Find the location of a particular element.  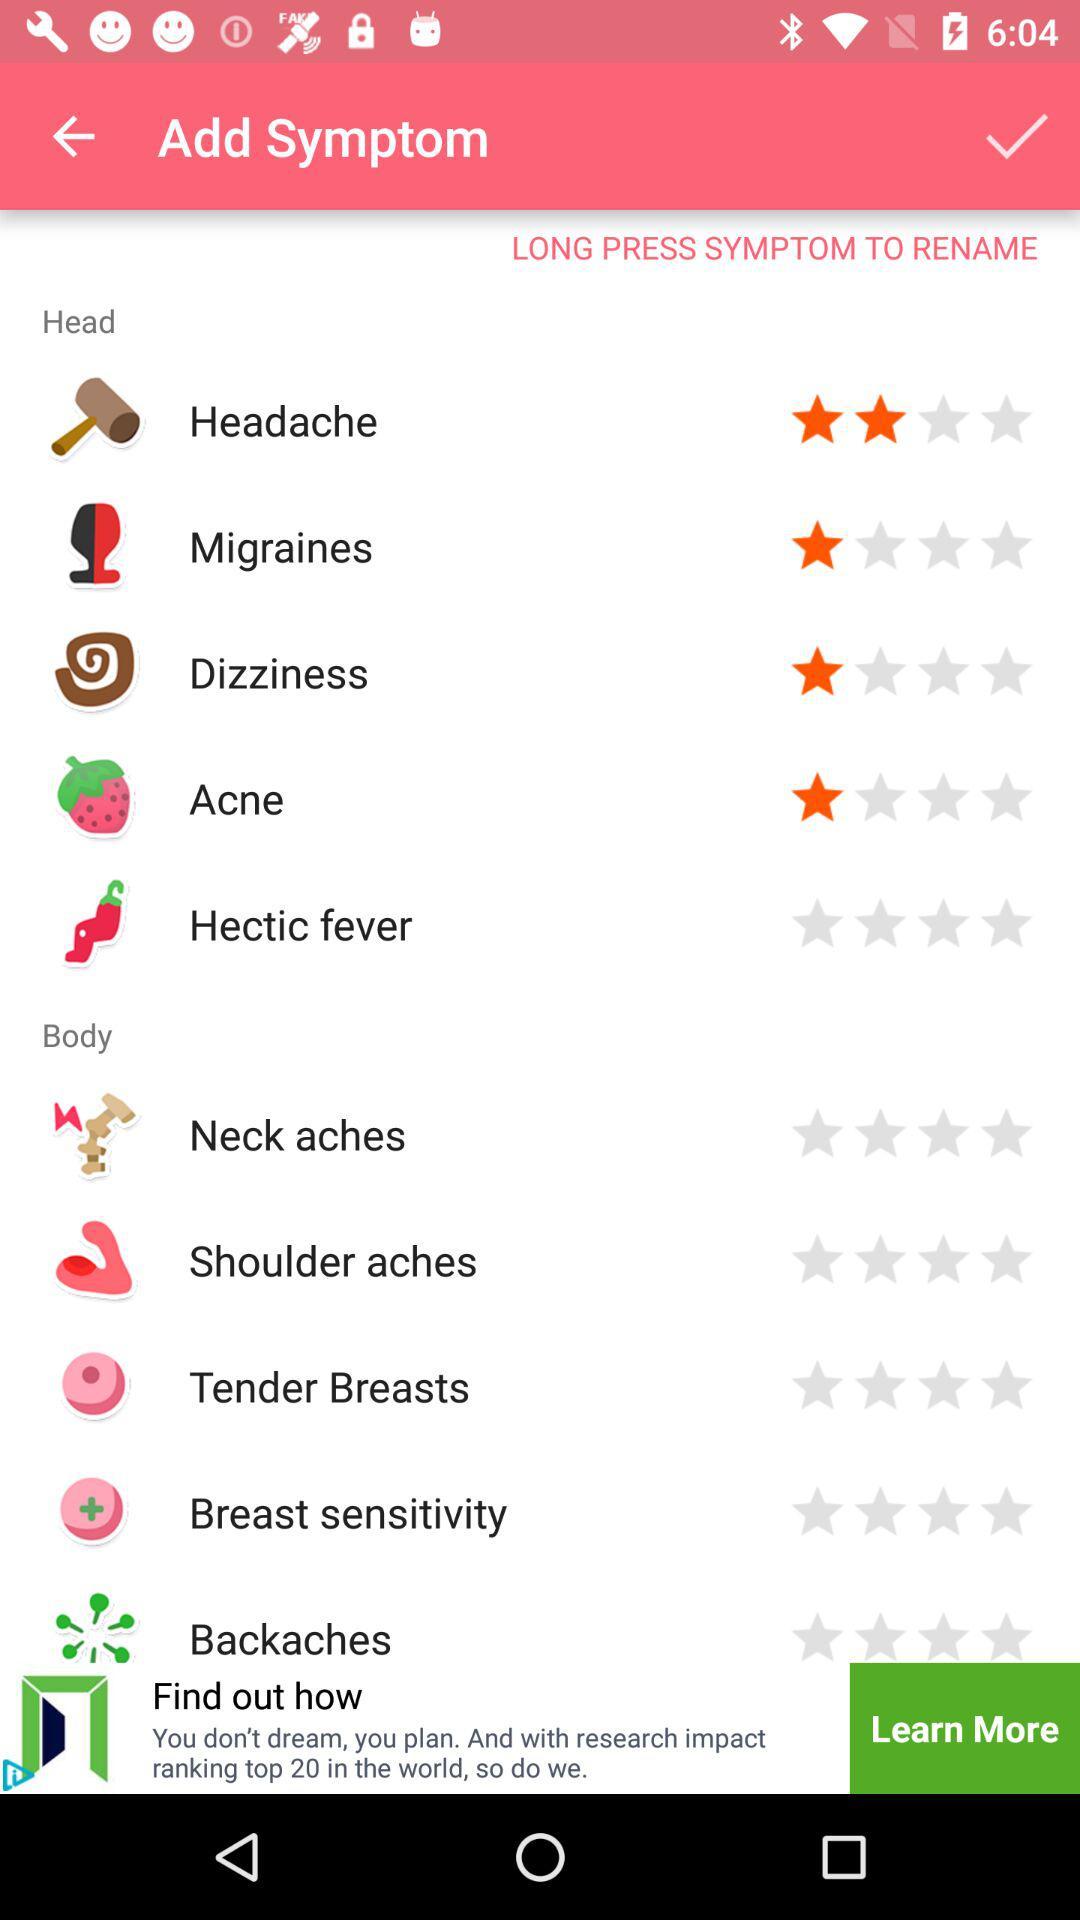

rate three stars is located at coordinates (943, 1385).